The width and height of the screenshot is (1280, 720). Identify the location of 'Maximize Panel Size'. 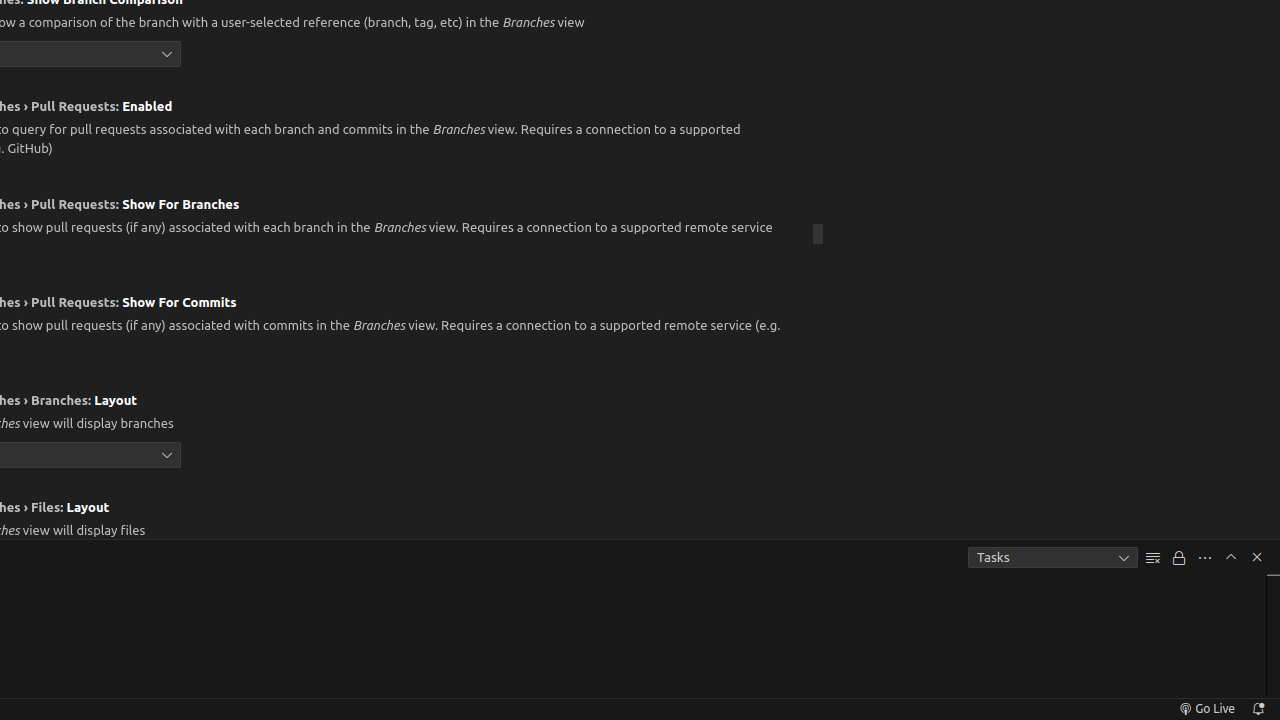
(1229, 556).